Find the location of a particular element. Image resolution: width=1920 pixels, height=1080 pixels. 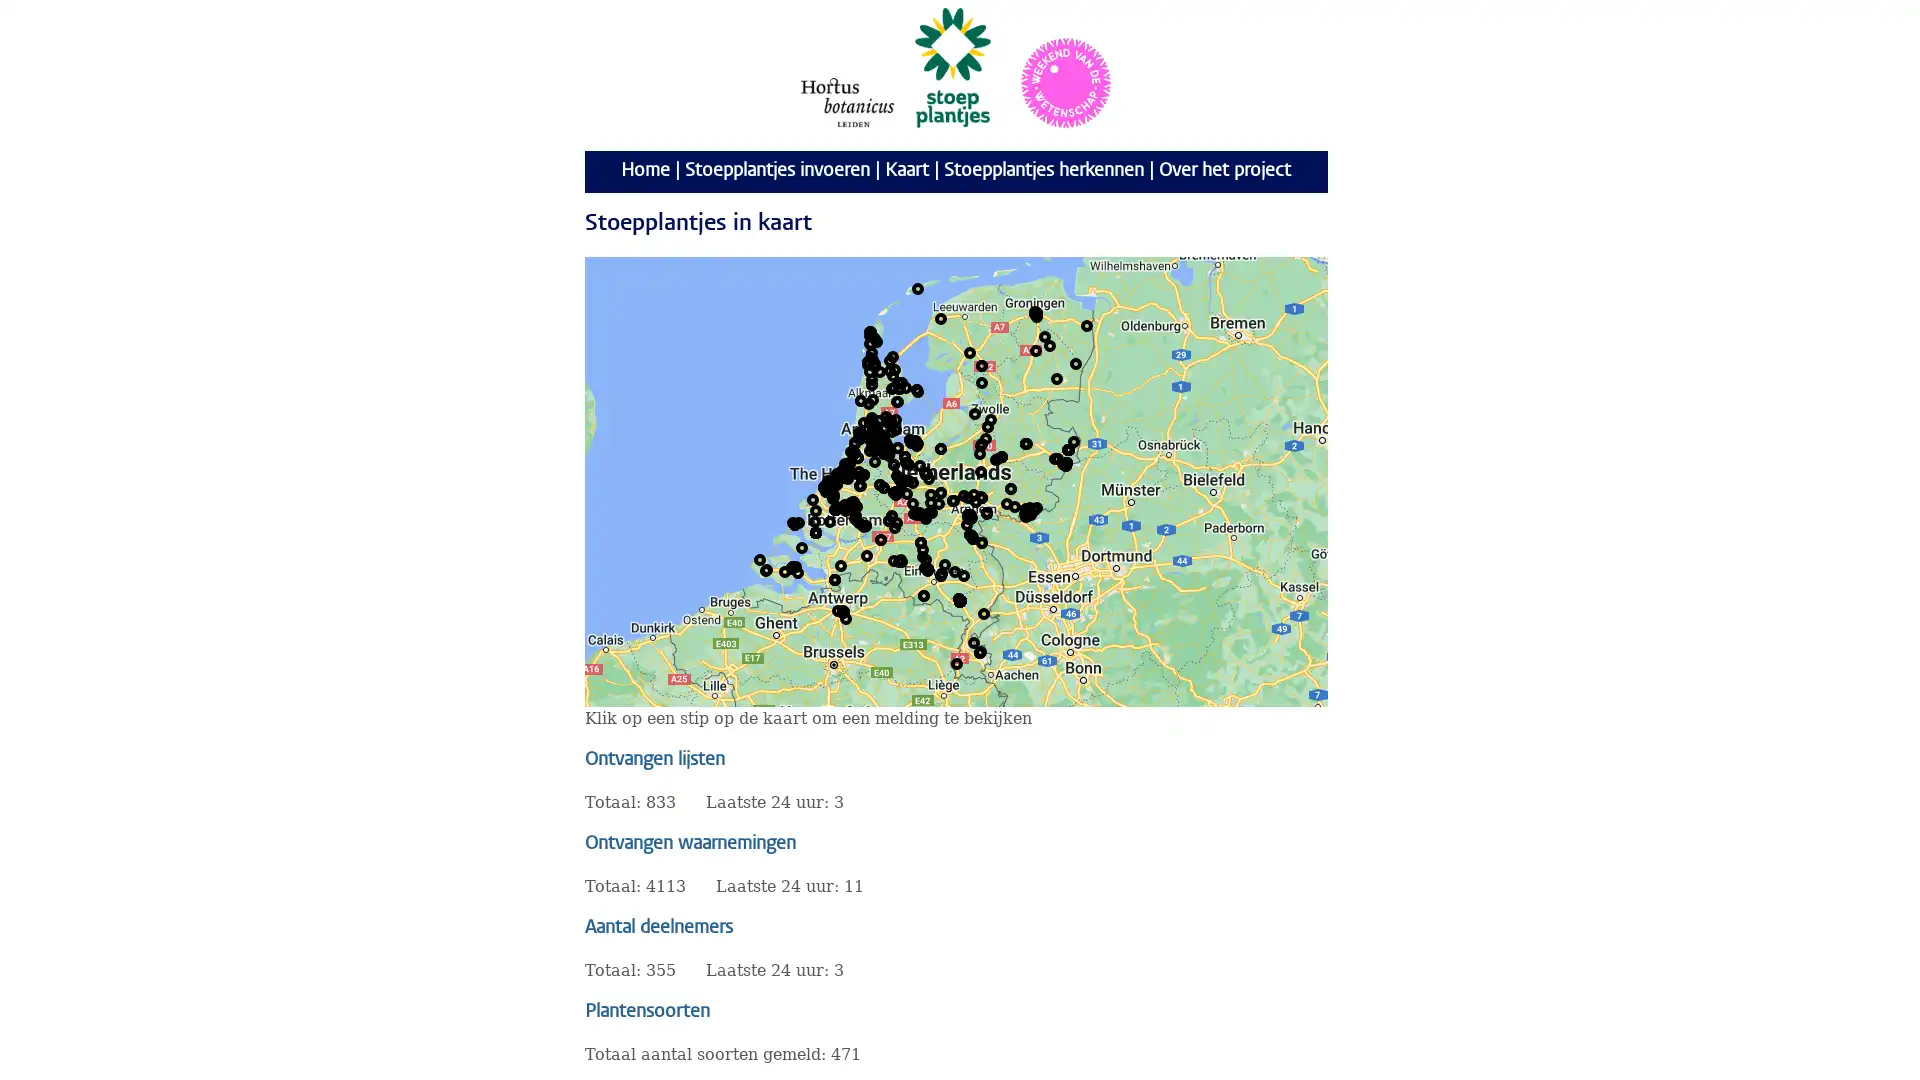

Telling van op 31 mei 2022 is located at coordinates (1026, 442).